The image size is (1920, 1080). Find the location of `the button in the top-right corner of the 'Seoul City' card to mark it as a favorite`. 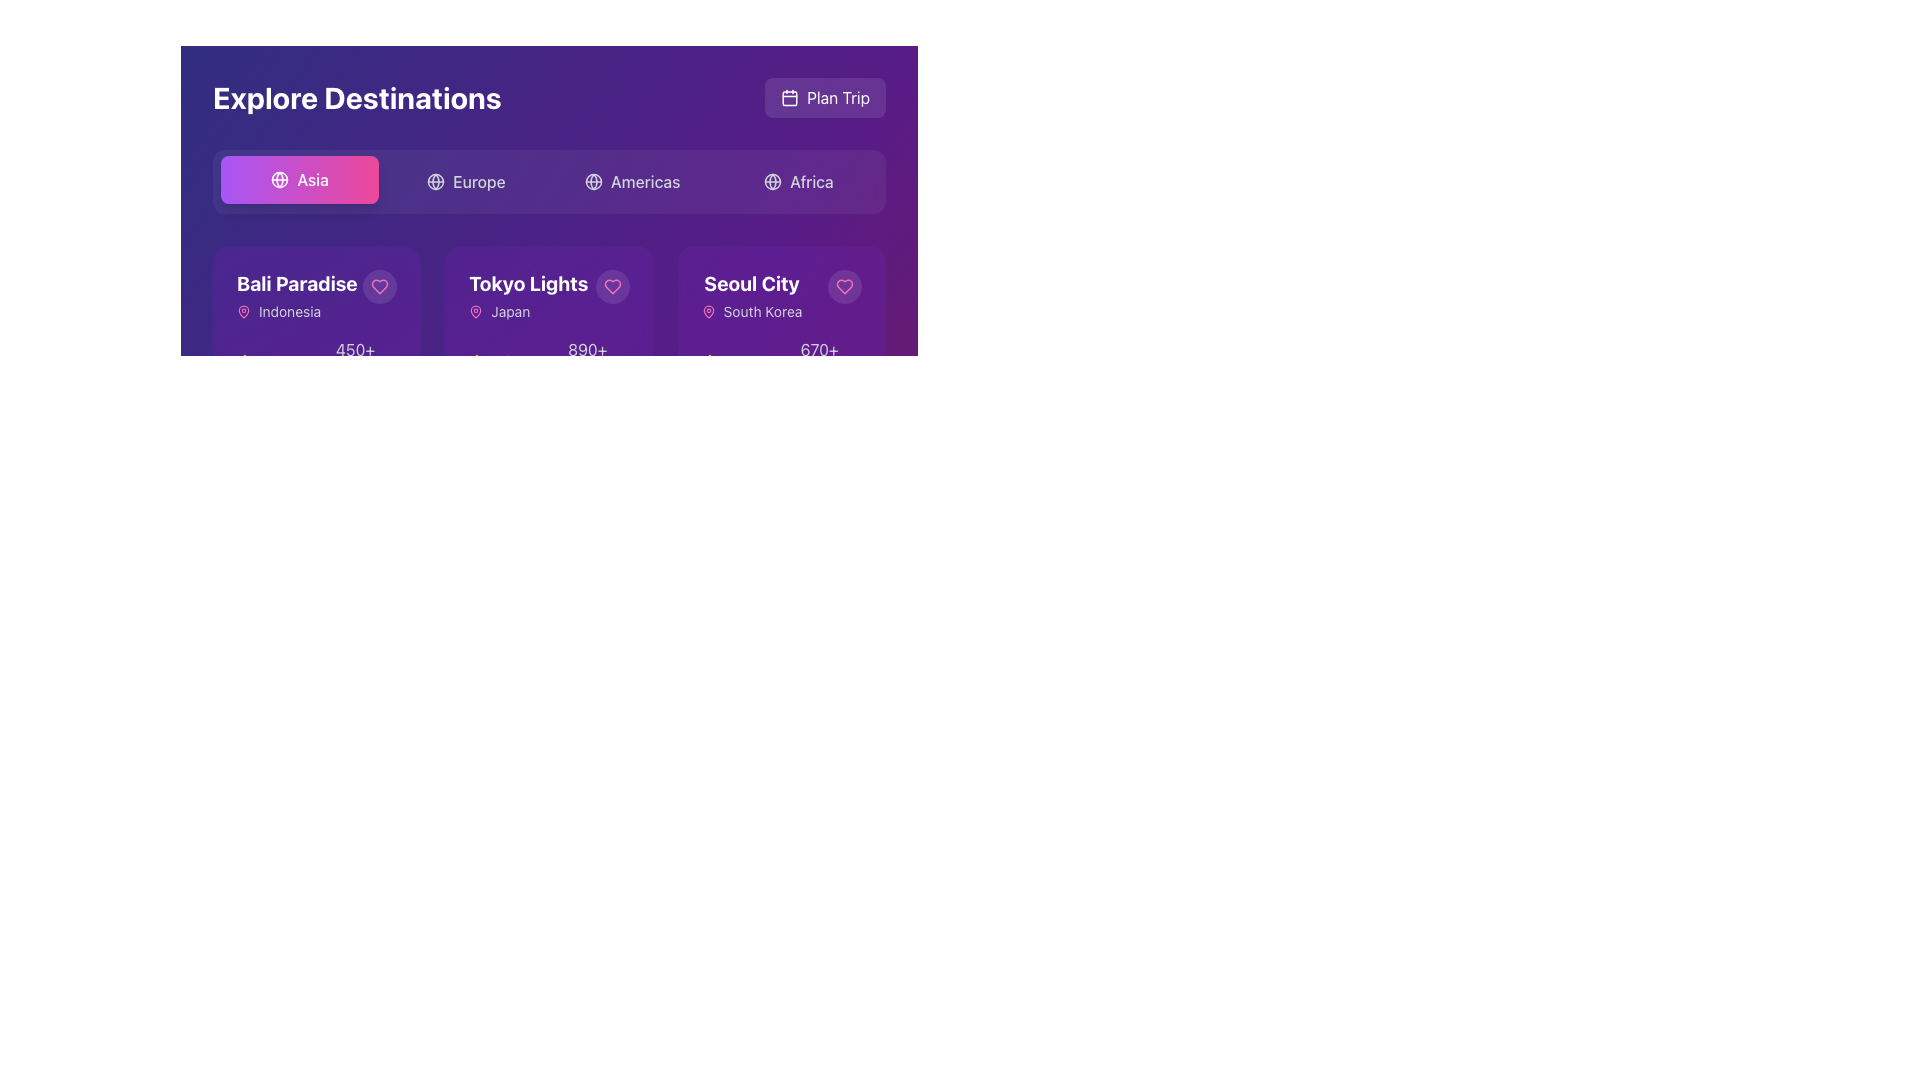

the button in the top-right corner of the 'Seoul City' card to mark it as a favorite is located at coordinates (844, 286).